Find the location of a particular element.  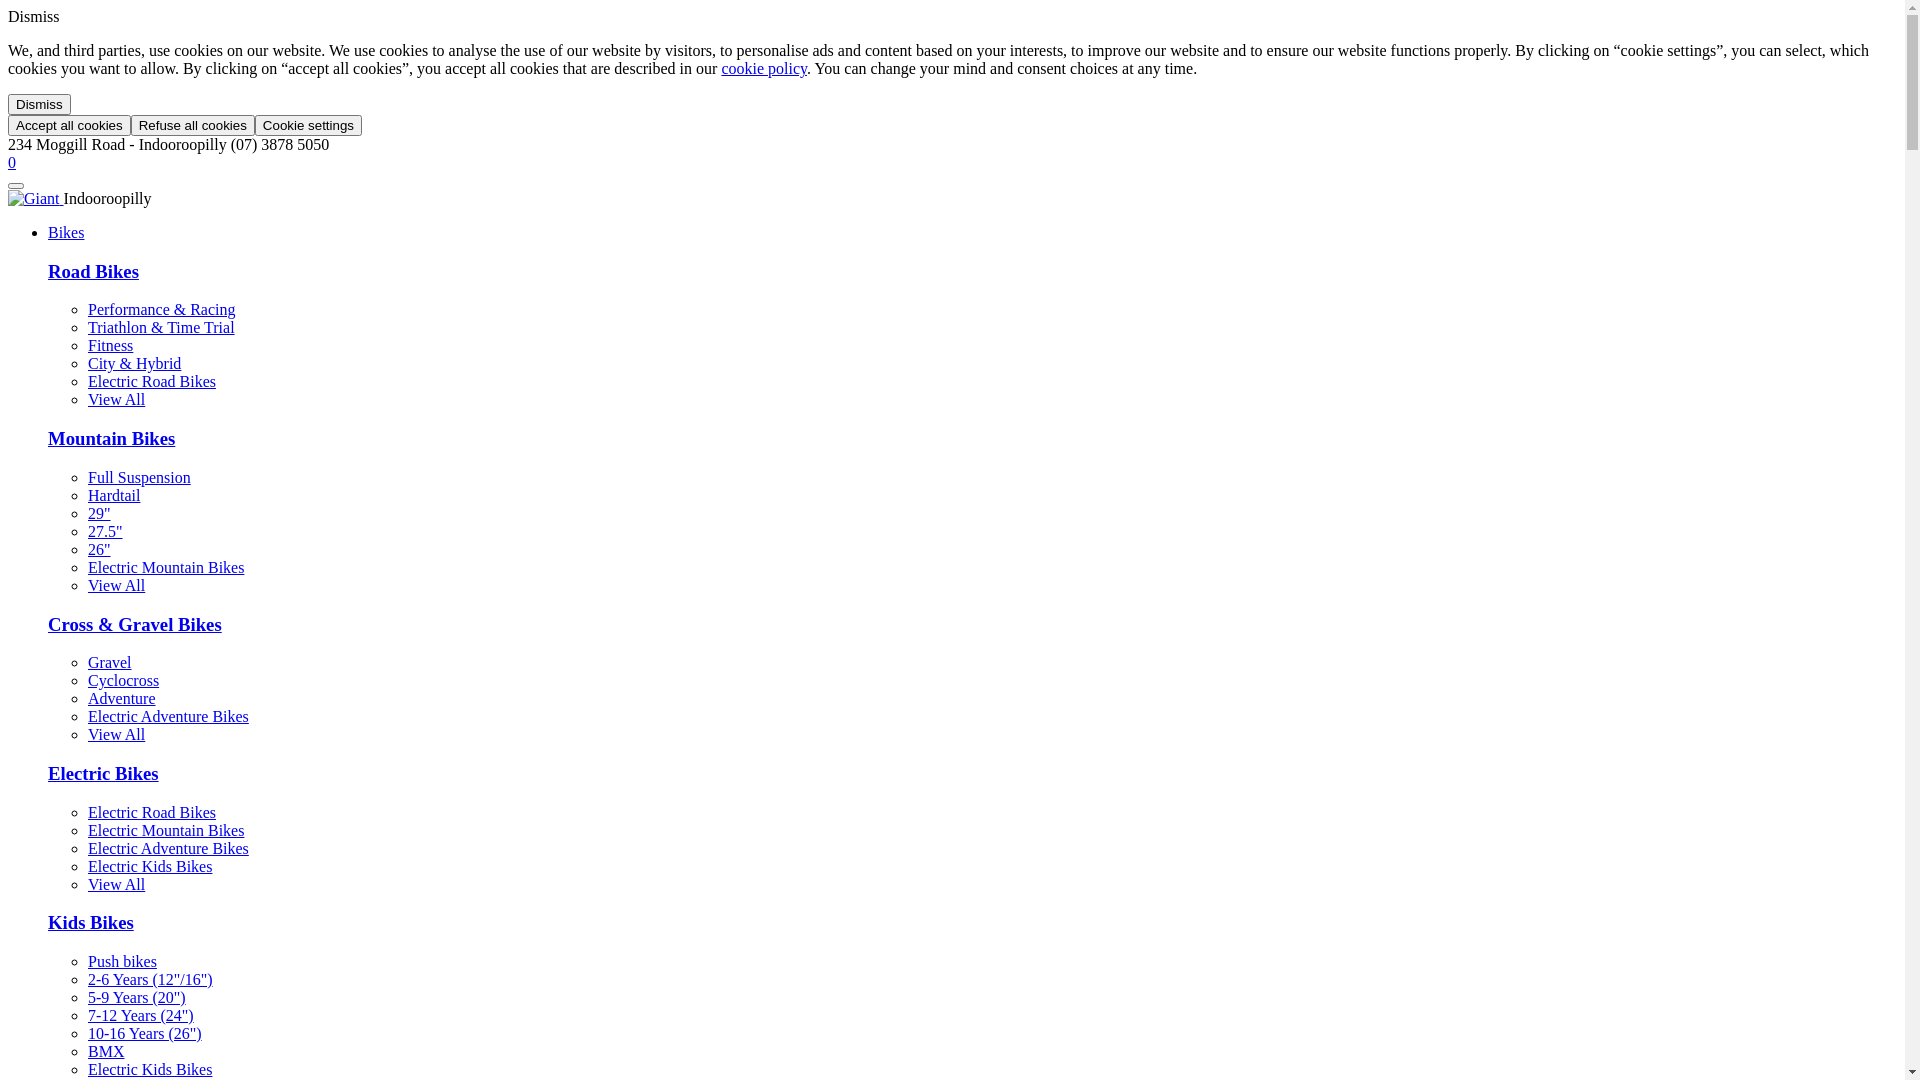

'City & Hybrid' is located at coordinates (86, 363).